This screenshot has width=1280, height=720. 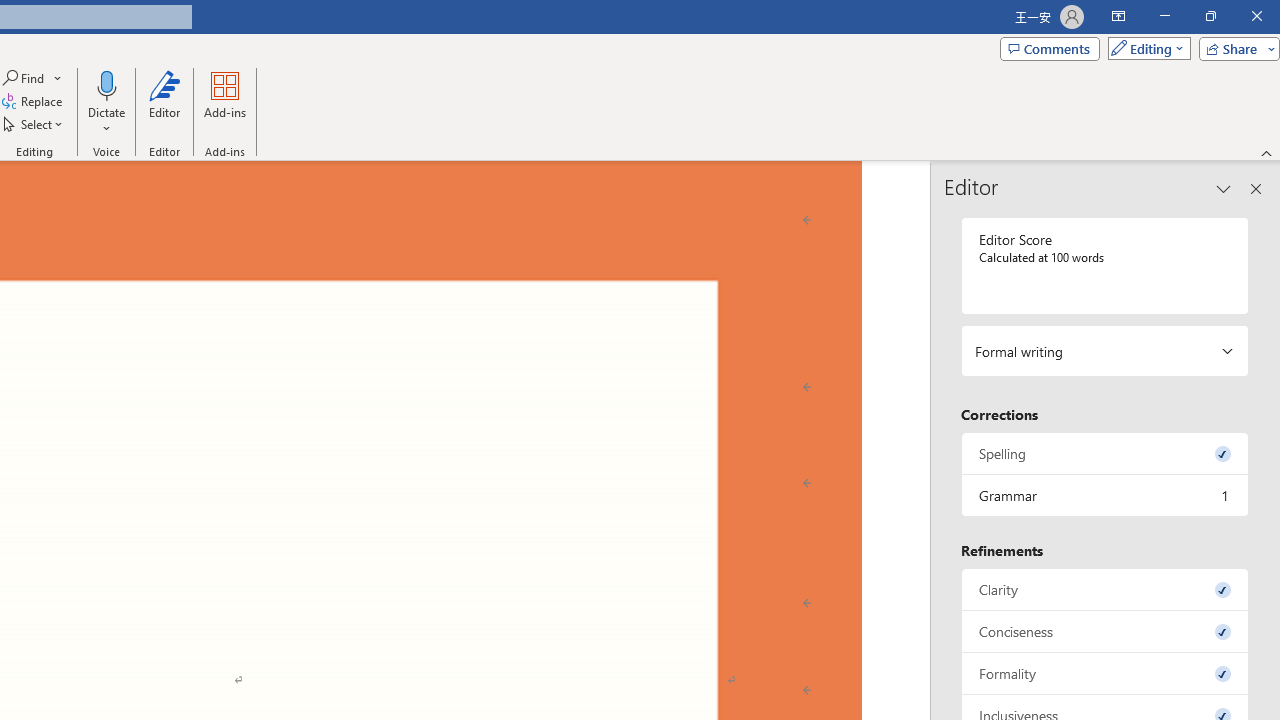 What do you see at coordinates (1144, 47) in the screenshot?
I see `'Editing'` at bounding box center [1144, 47].